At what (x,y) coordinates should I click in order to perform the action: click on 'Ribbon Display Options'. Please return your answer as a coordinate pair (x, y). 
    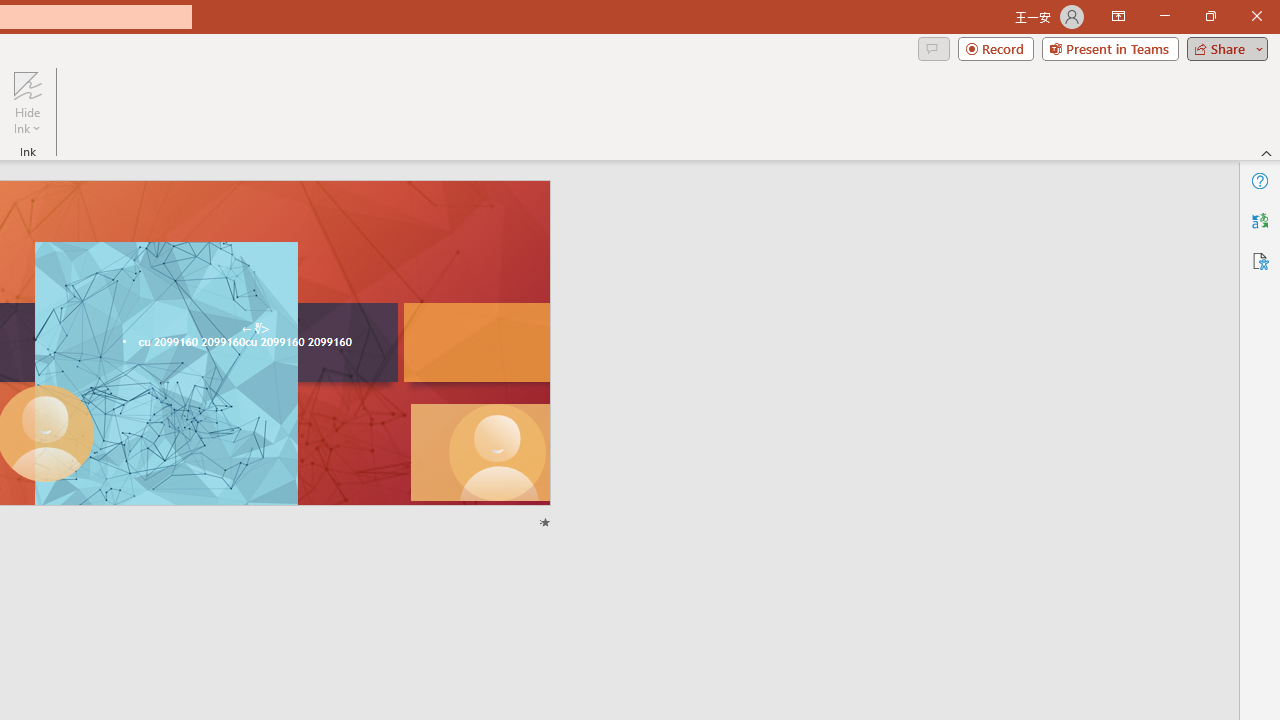
    Looking at the image, I should click on (1117, 16).